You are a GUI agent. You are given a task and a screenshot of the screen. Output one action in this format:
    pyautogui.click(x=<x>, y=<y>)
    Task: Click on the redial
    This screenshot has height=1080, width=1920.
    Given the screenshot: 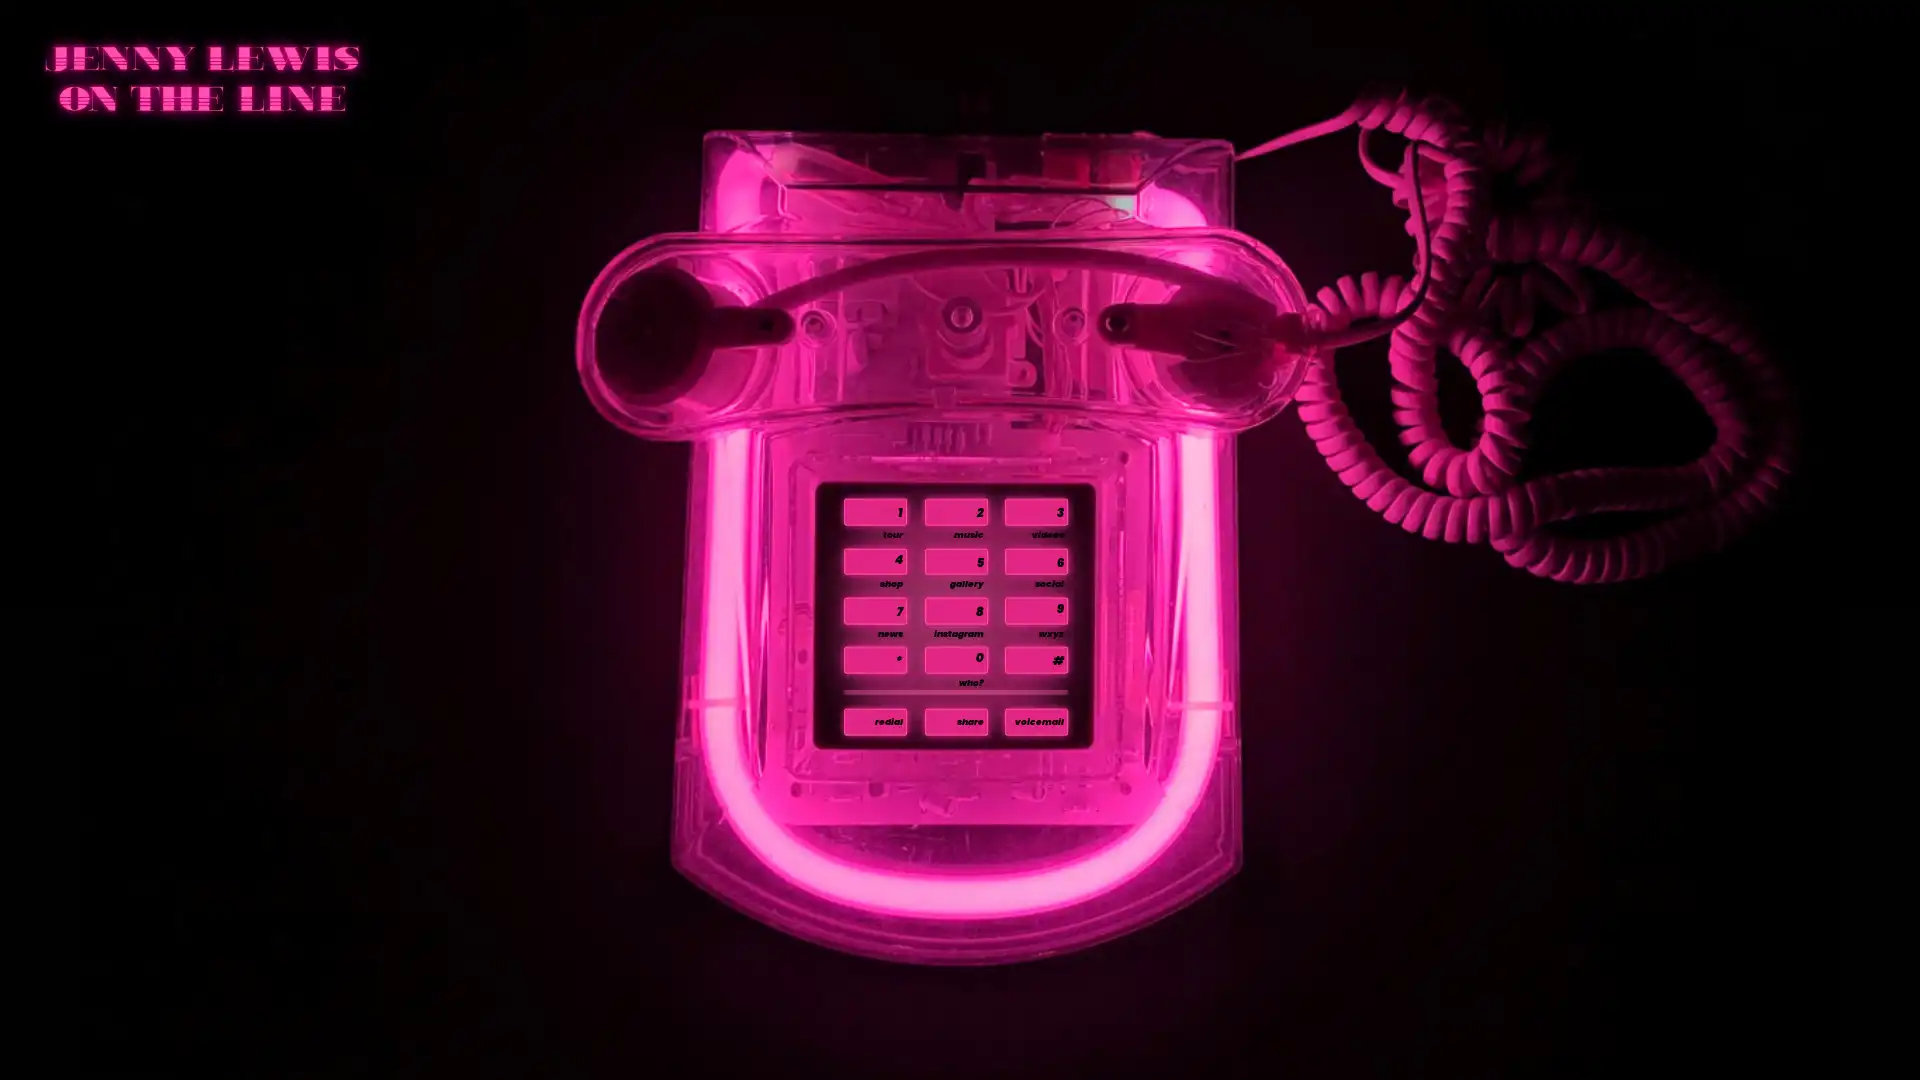 What is the action you would take?
    pyautogui.click(x=875, y=721)
    